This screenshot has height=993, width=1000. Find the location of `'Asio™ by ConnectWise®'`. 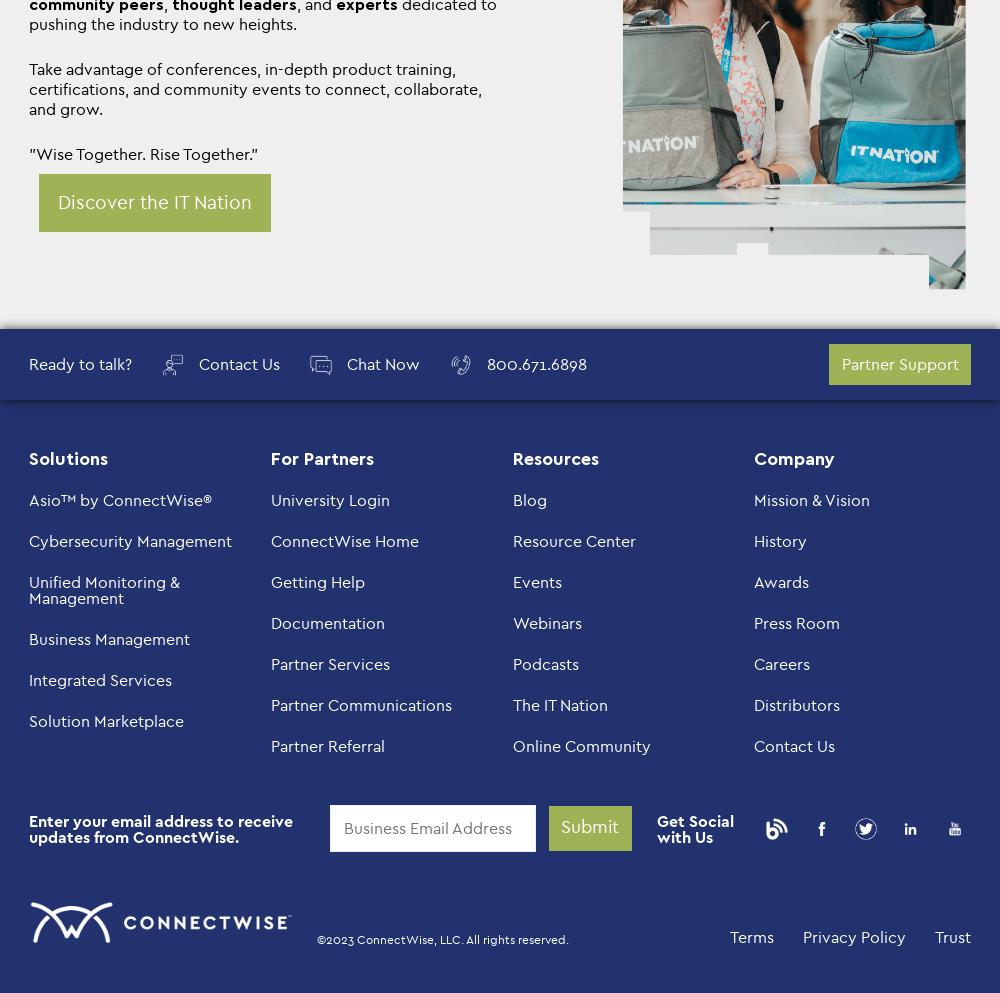

'Asio™ by ConnectWise®' is located at coordinates (29, 500).